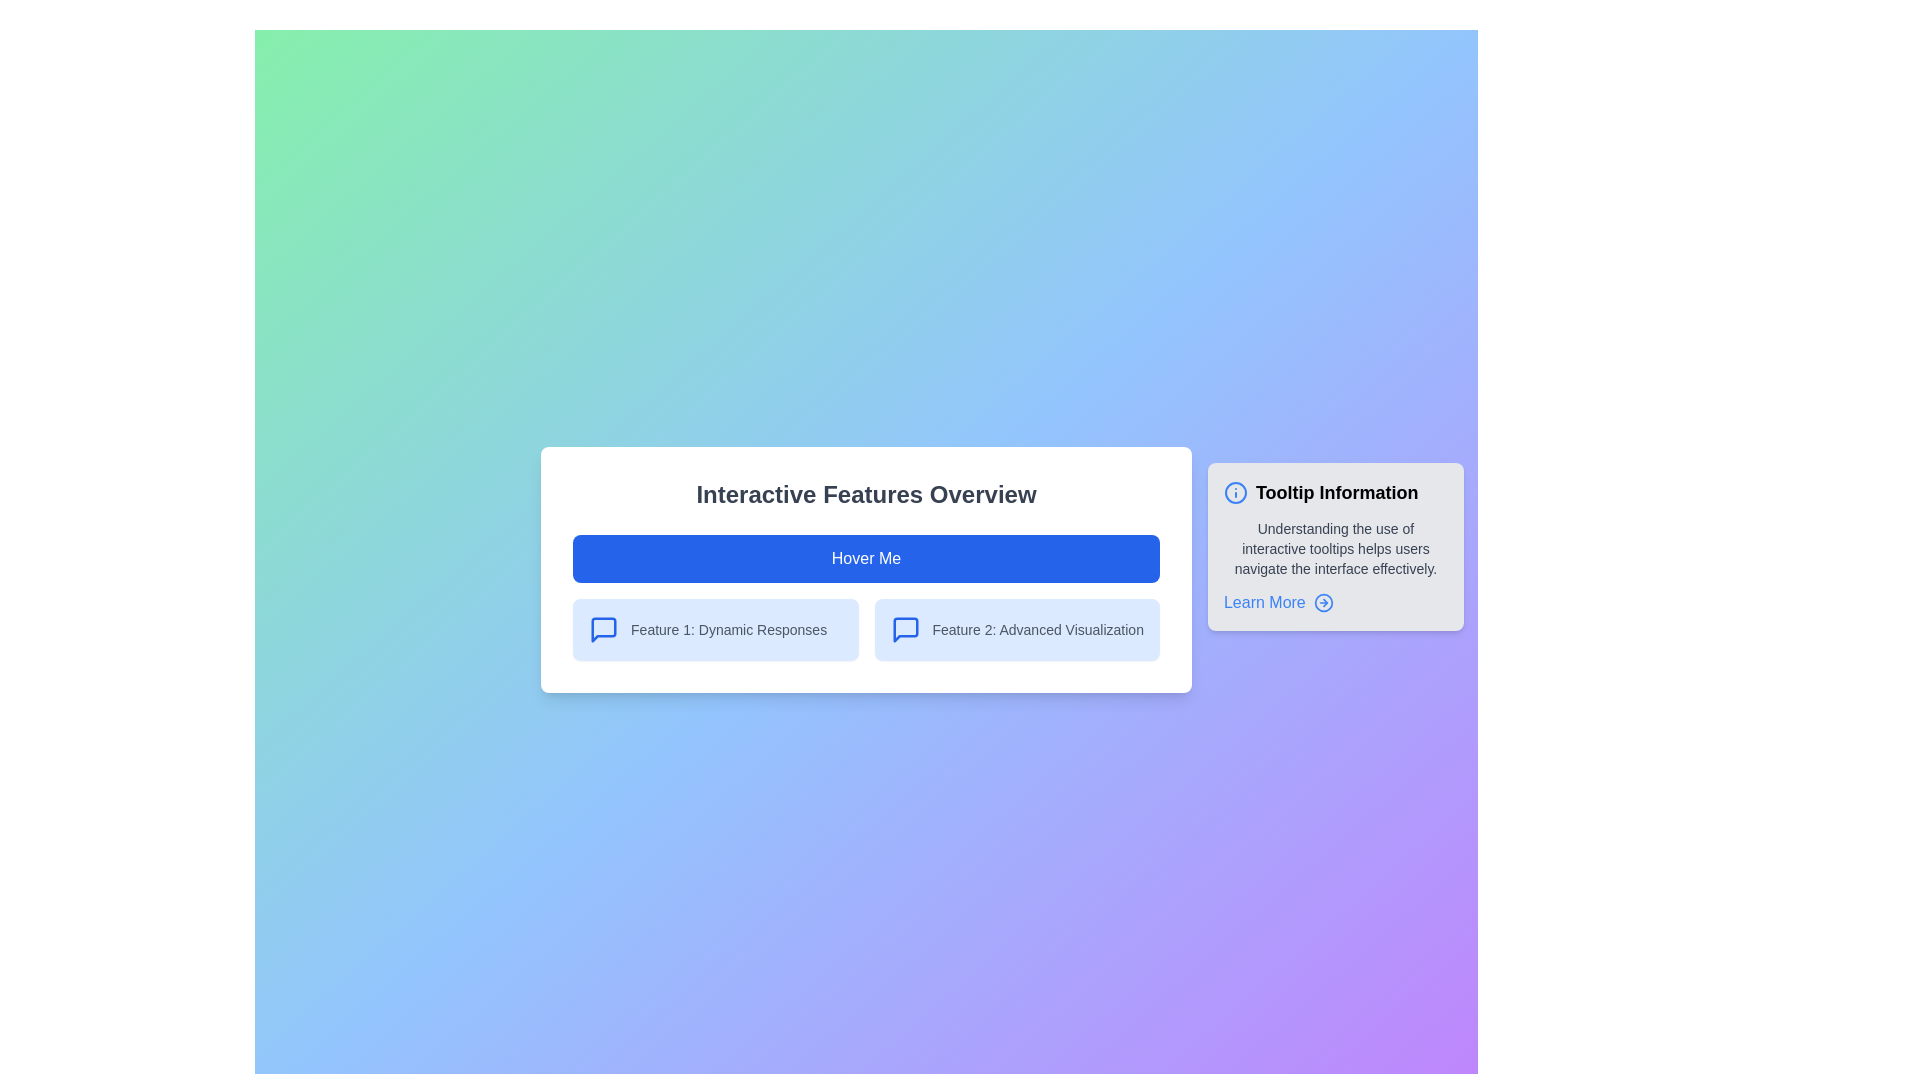  Describe the element at coordinates (1017, 628) in the screenshot. I see `information presented in the Informational card titled 'Feature 2: Advanced Visualization', which is the second card in a horizontal grid layout below the main header` at that location.